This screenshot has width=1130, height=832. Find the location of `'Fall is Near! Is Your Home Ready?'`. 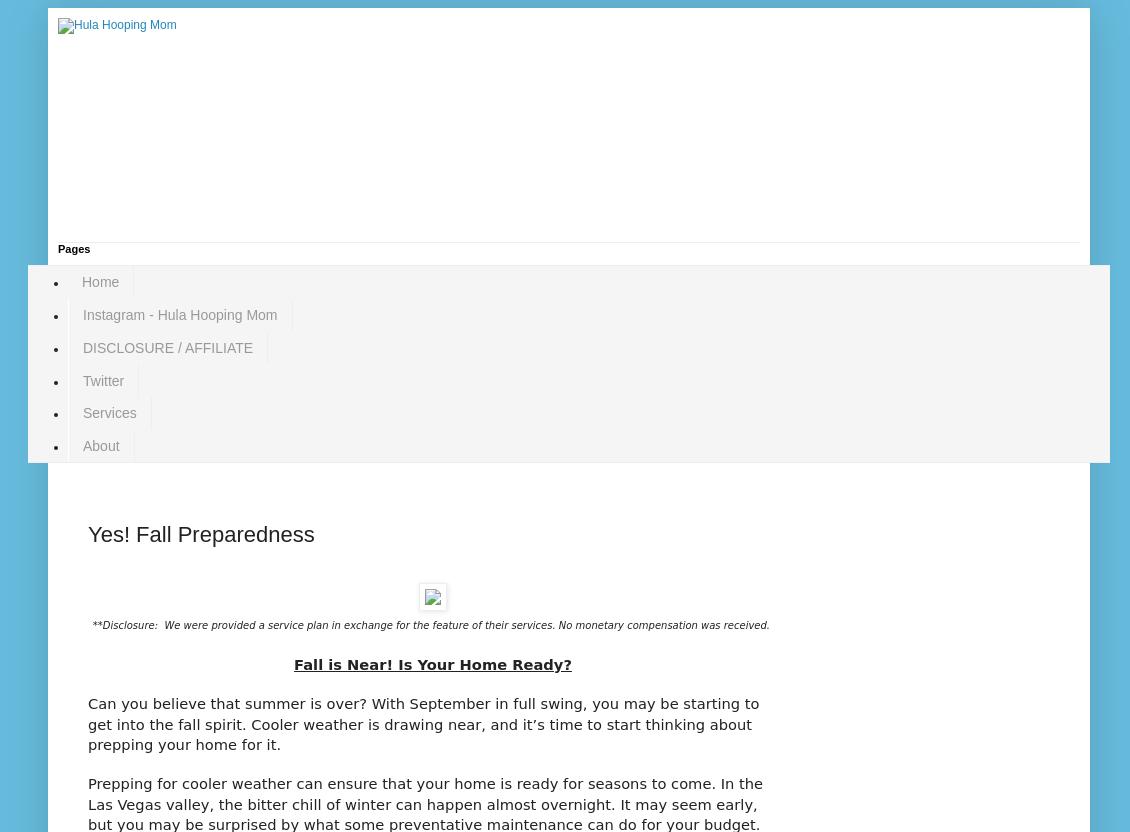

'Fall is Near! Is Your Home Ready?' is located at coordinates (432, 664).